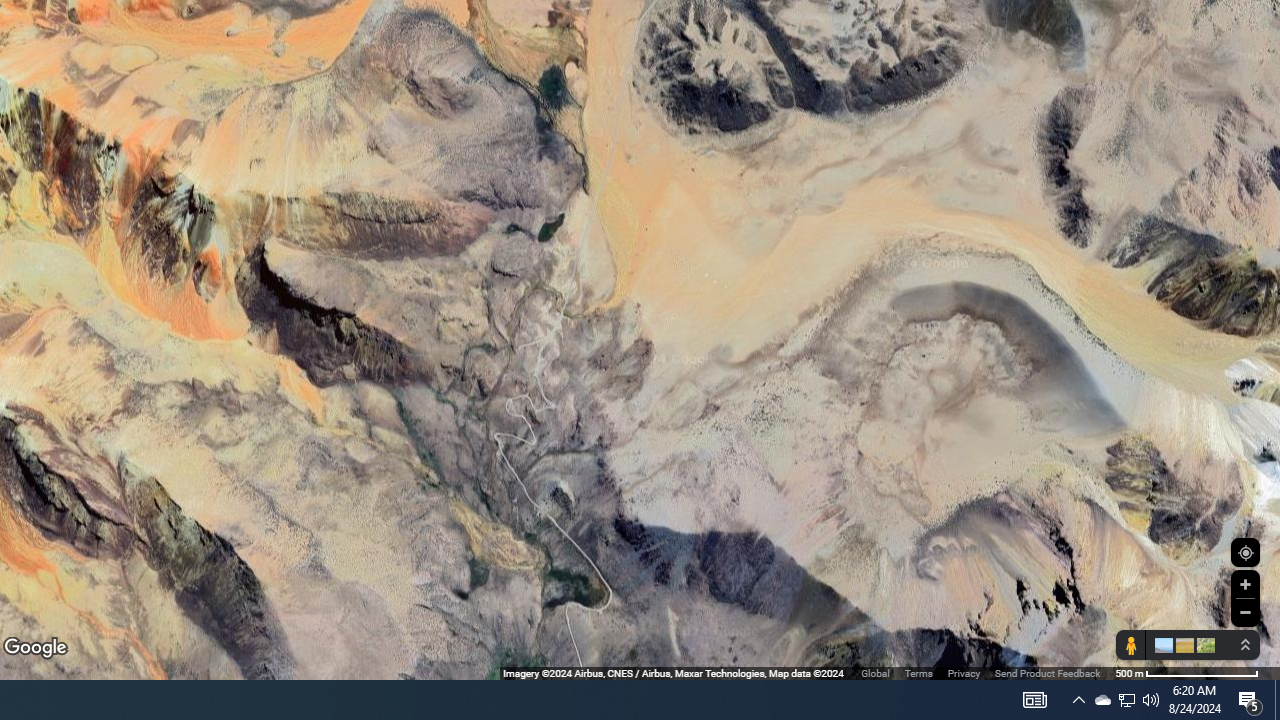 The width and height of the screenshot is (1280, 720). What do you see at coordinates (1244, 552) in the screenshot?
I see `'Show Your Location'` at bounding box center [1244, 552].